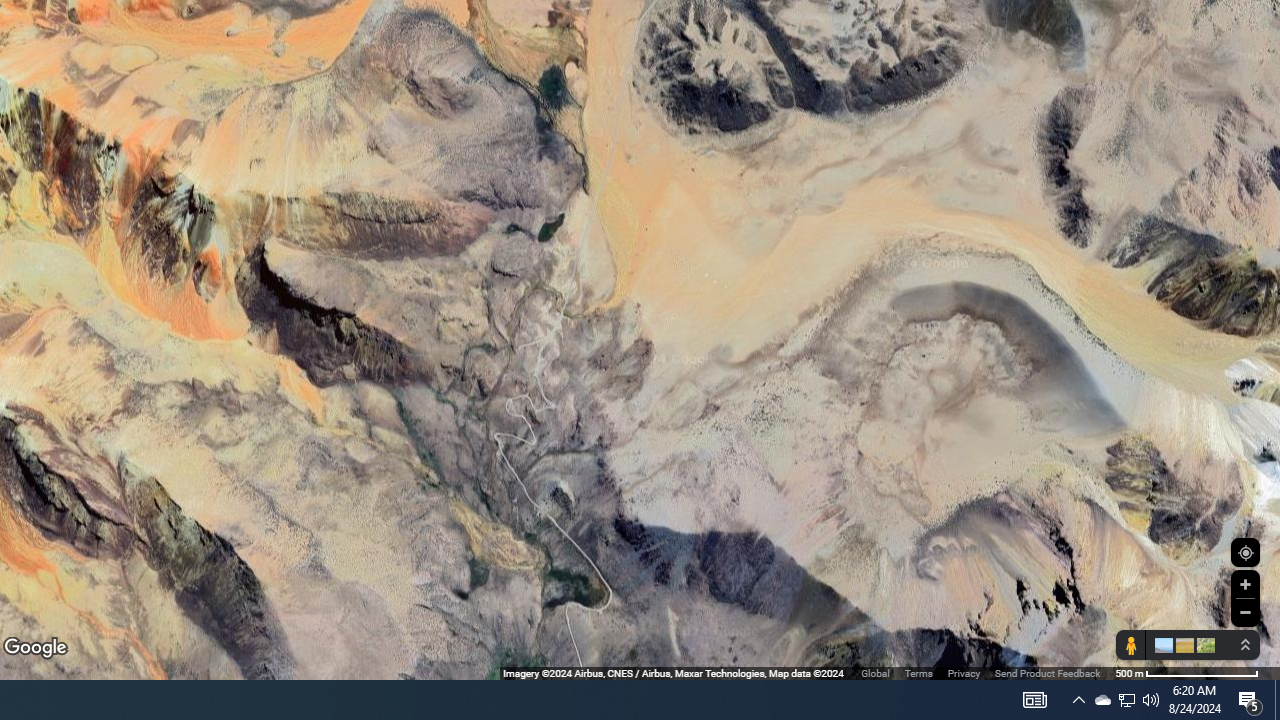 The width and height of the screenshot is (1280, 720). What do you see at coordinates (1244, 552) in the screenshot?
I see `'Show Your Location'` at bounding box center [1244, 552].